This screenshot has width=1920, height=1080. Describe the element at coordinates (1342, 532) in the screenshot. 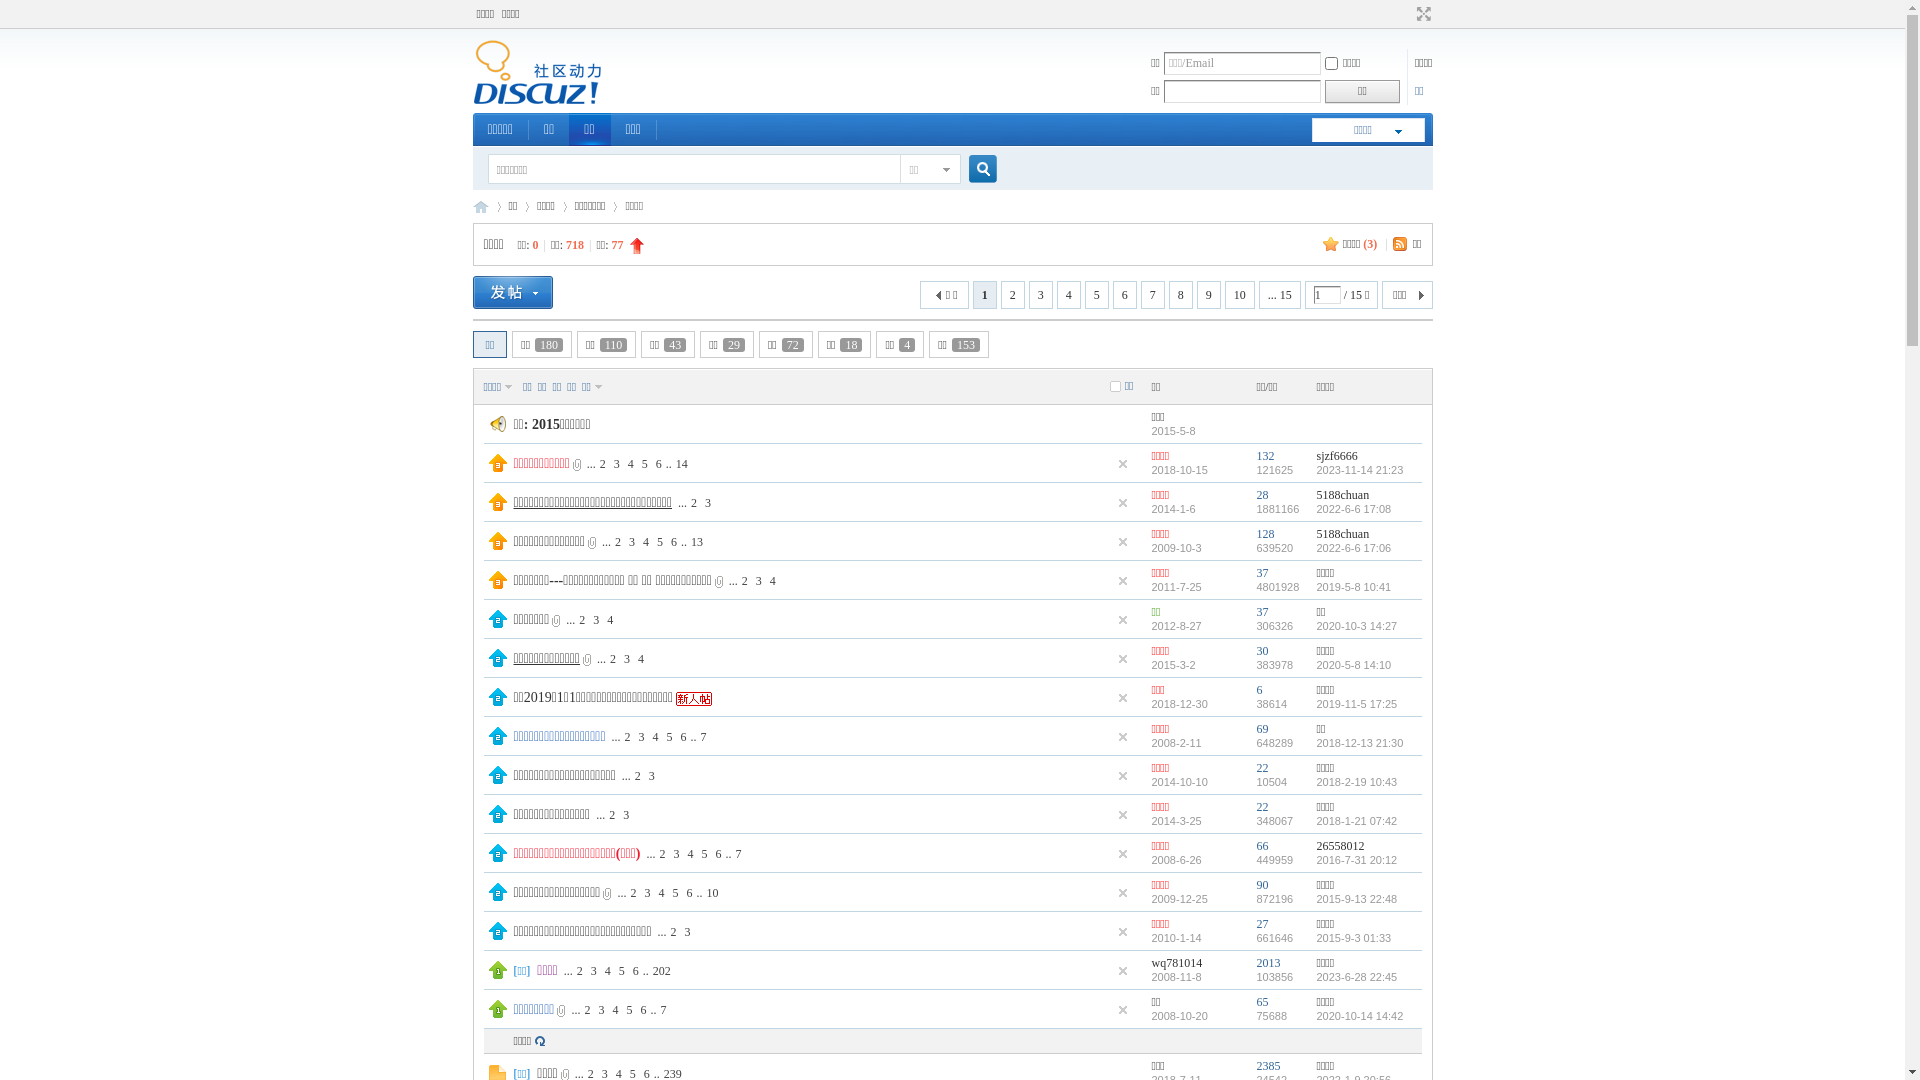

I see `'5188chuan'` at that location.